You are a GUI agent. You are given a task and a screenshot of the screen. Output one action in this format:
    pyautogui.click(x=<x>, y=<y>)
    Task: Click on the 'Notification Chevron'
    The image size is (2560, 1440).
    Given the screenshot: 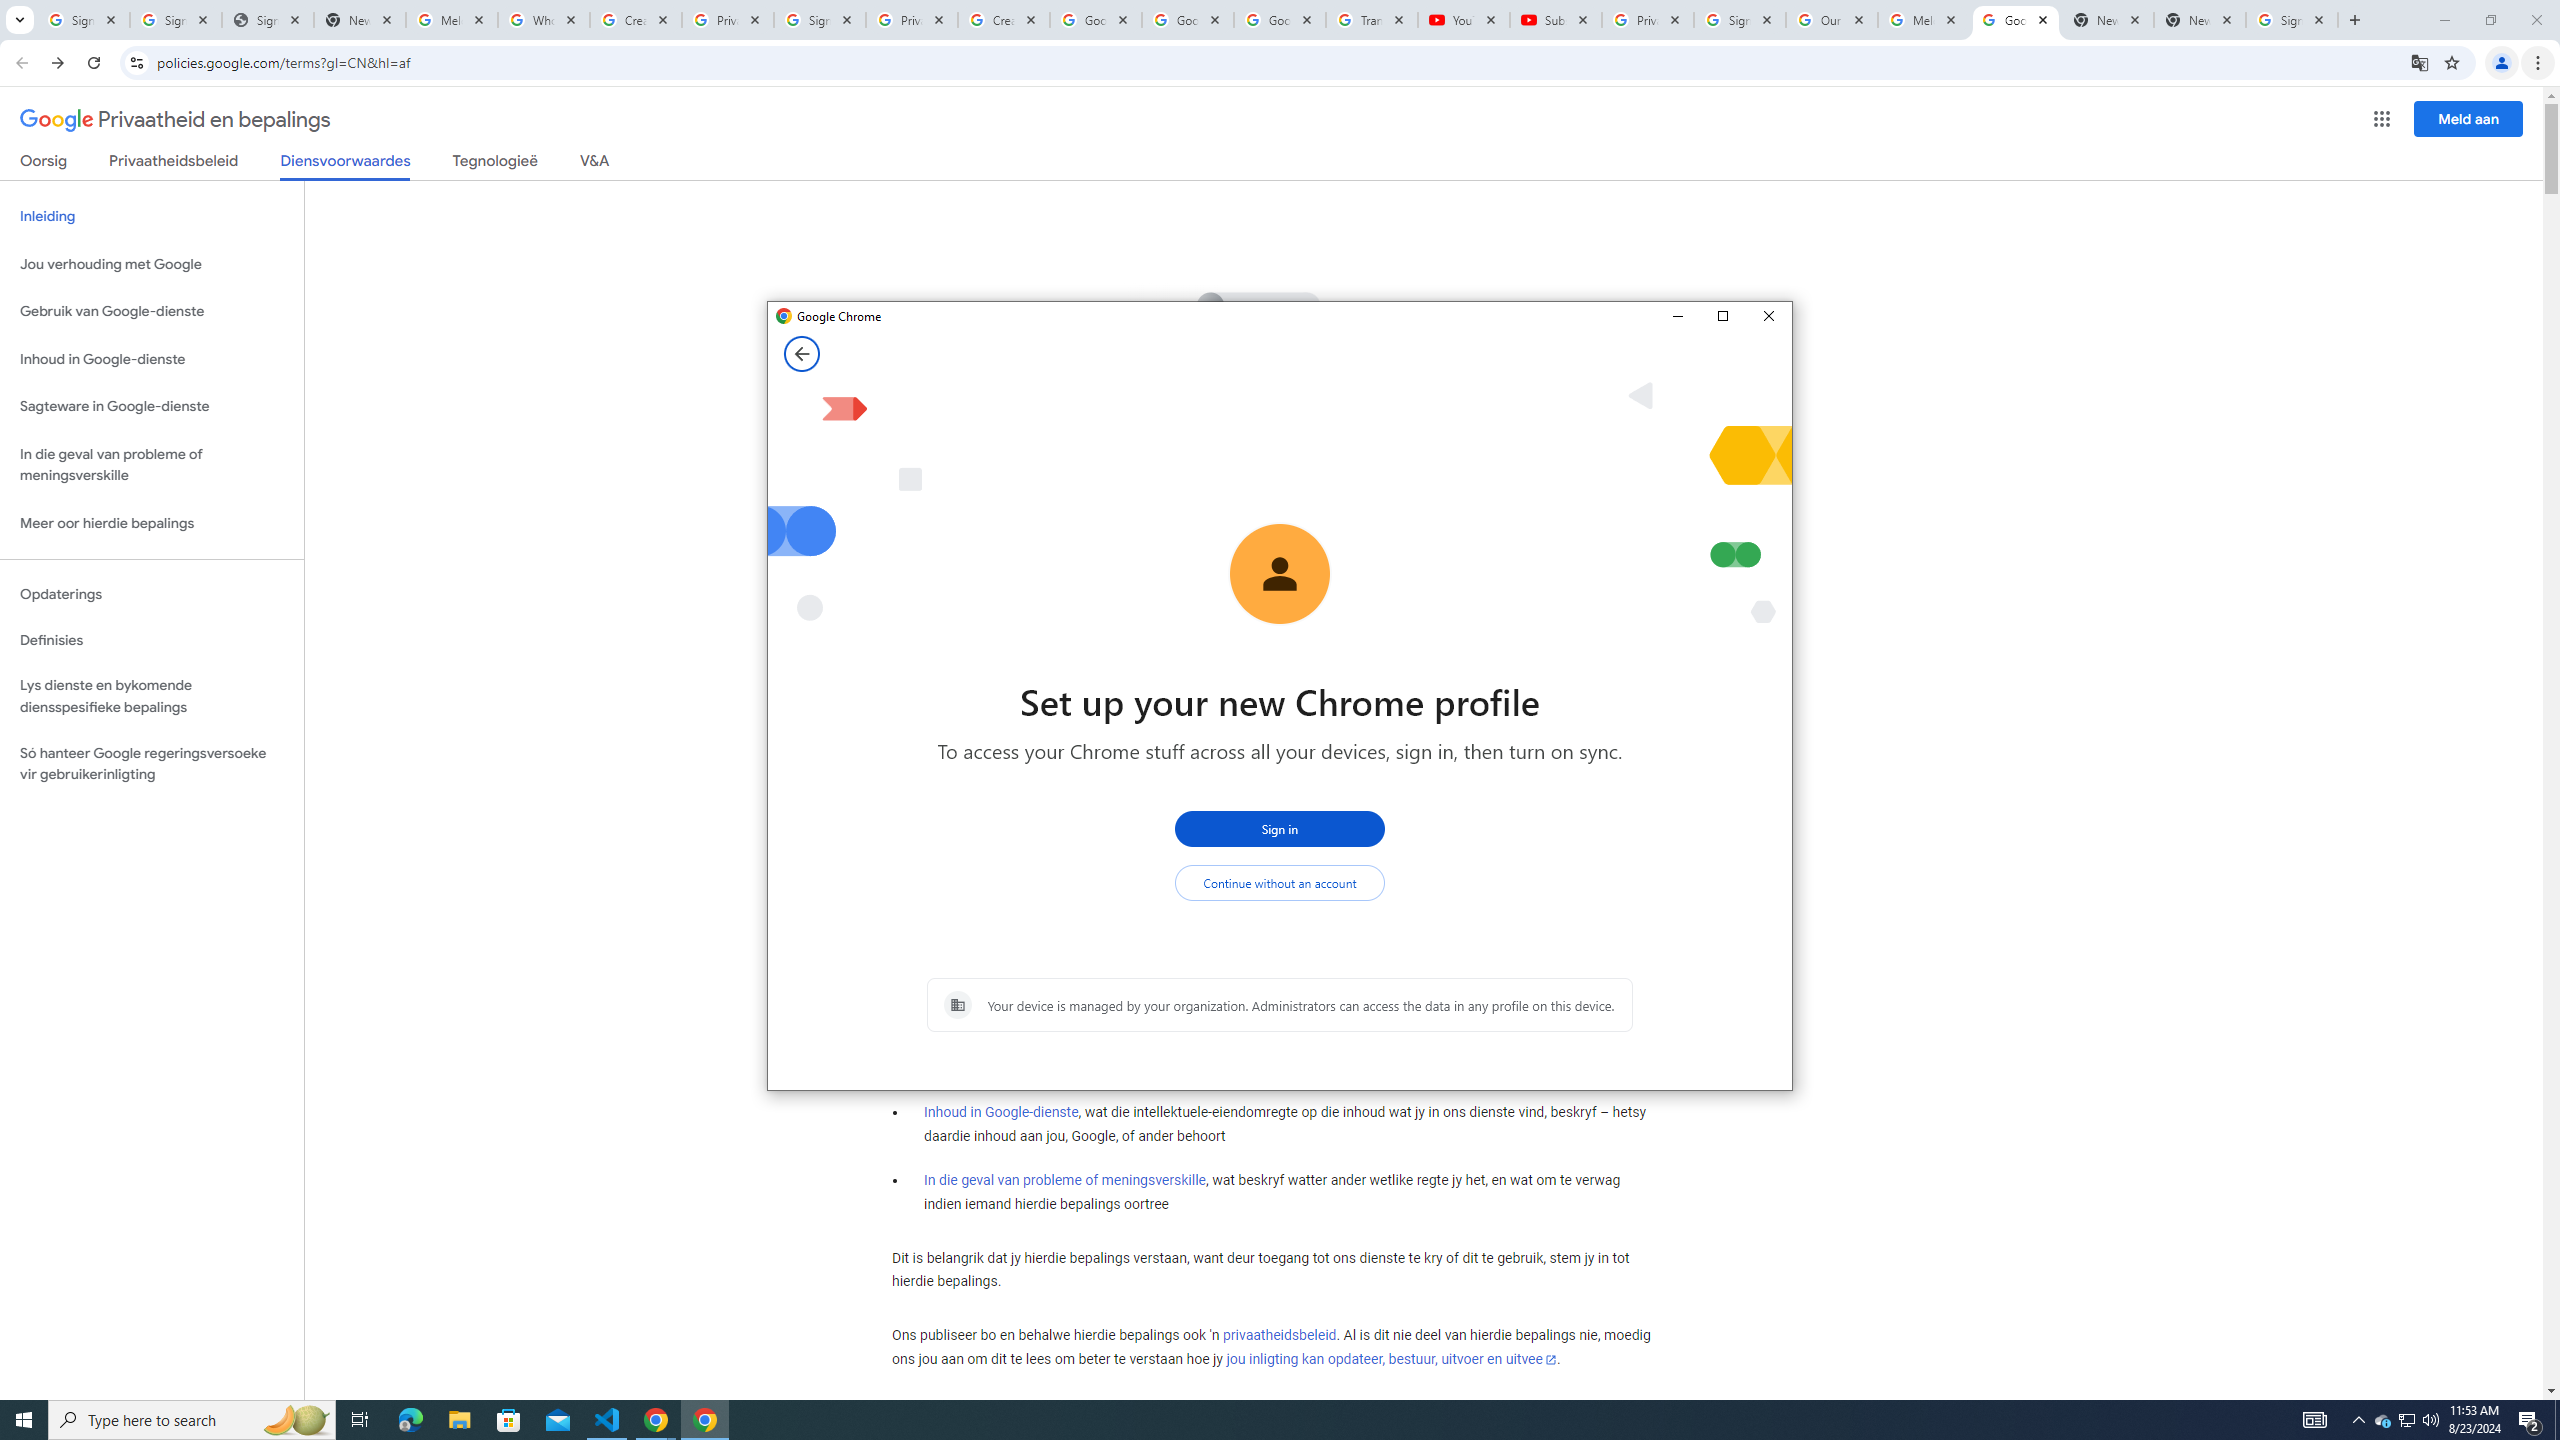 What is the action you would take?
    pyautogui.click(x=2359, y=1418)
    